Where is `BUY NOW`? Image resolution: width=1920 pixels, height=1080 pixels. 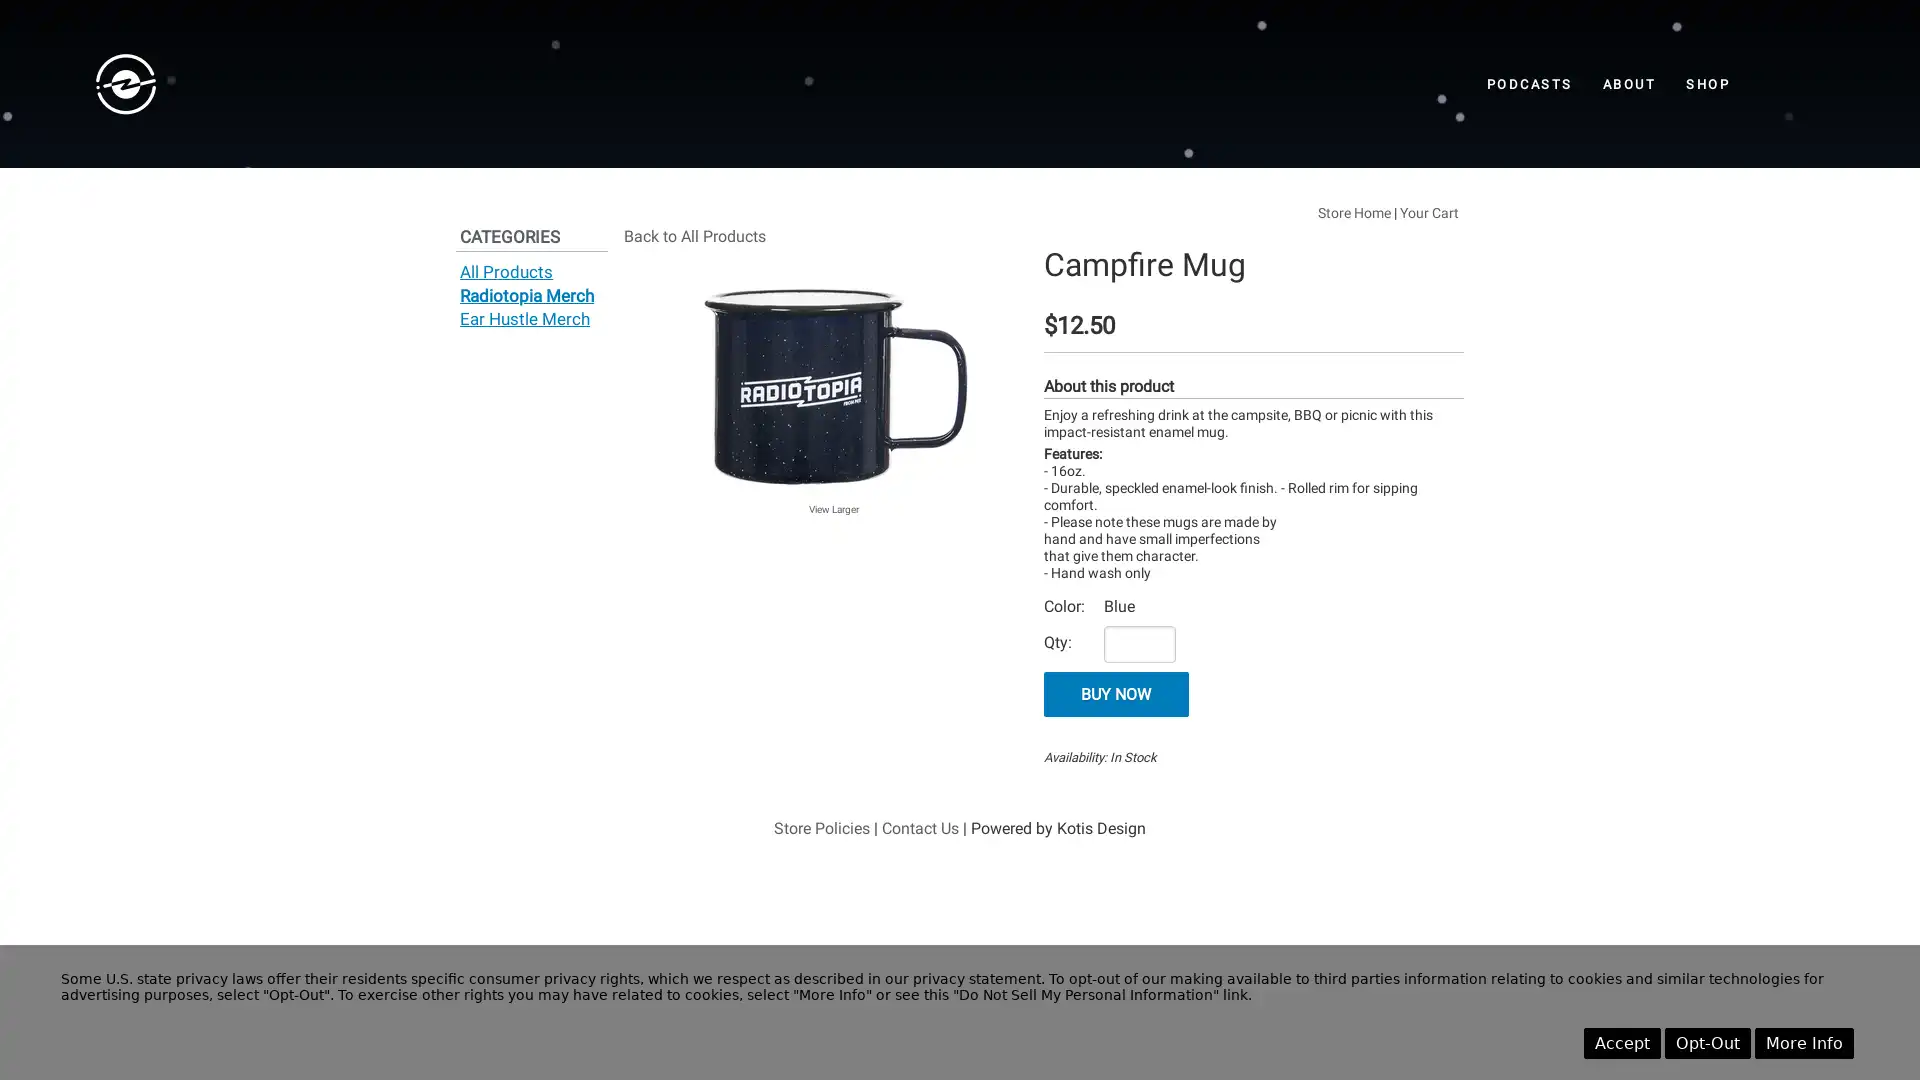
BUY NOW is located at coordinates (1114, 693).